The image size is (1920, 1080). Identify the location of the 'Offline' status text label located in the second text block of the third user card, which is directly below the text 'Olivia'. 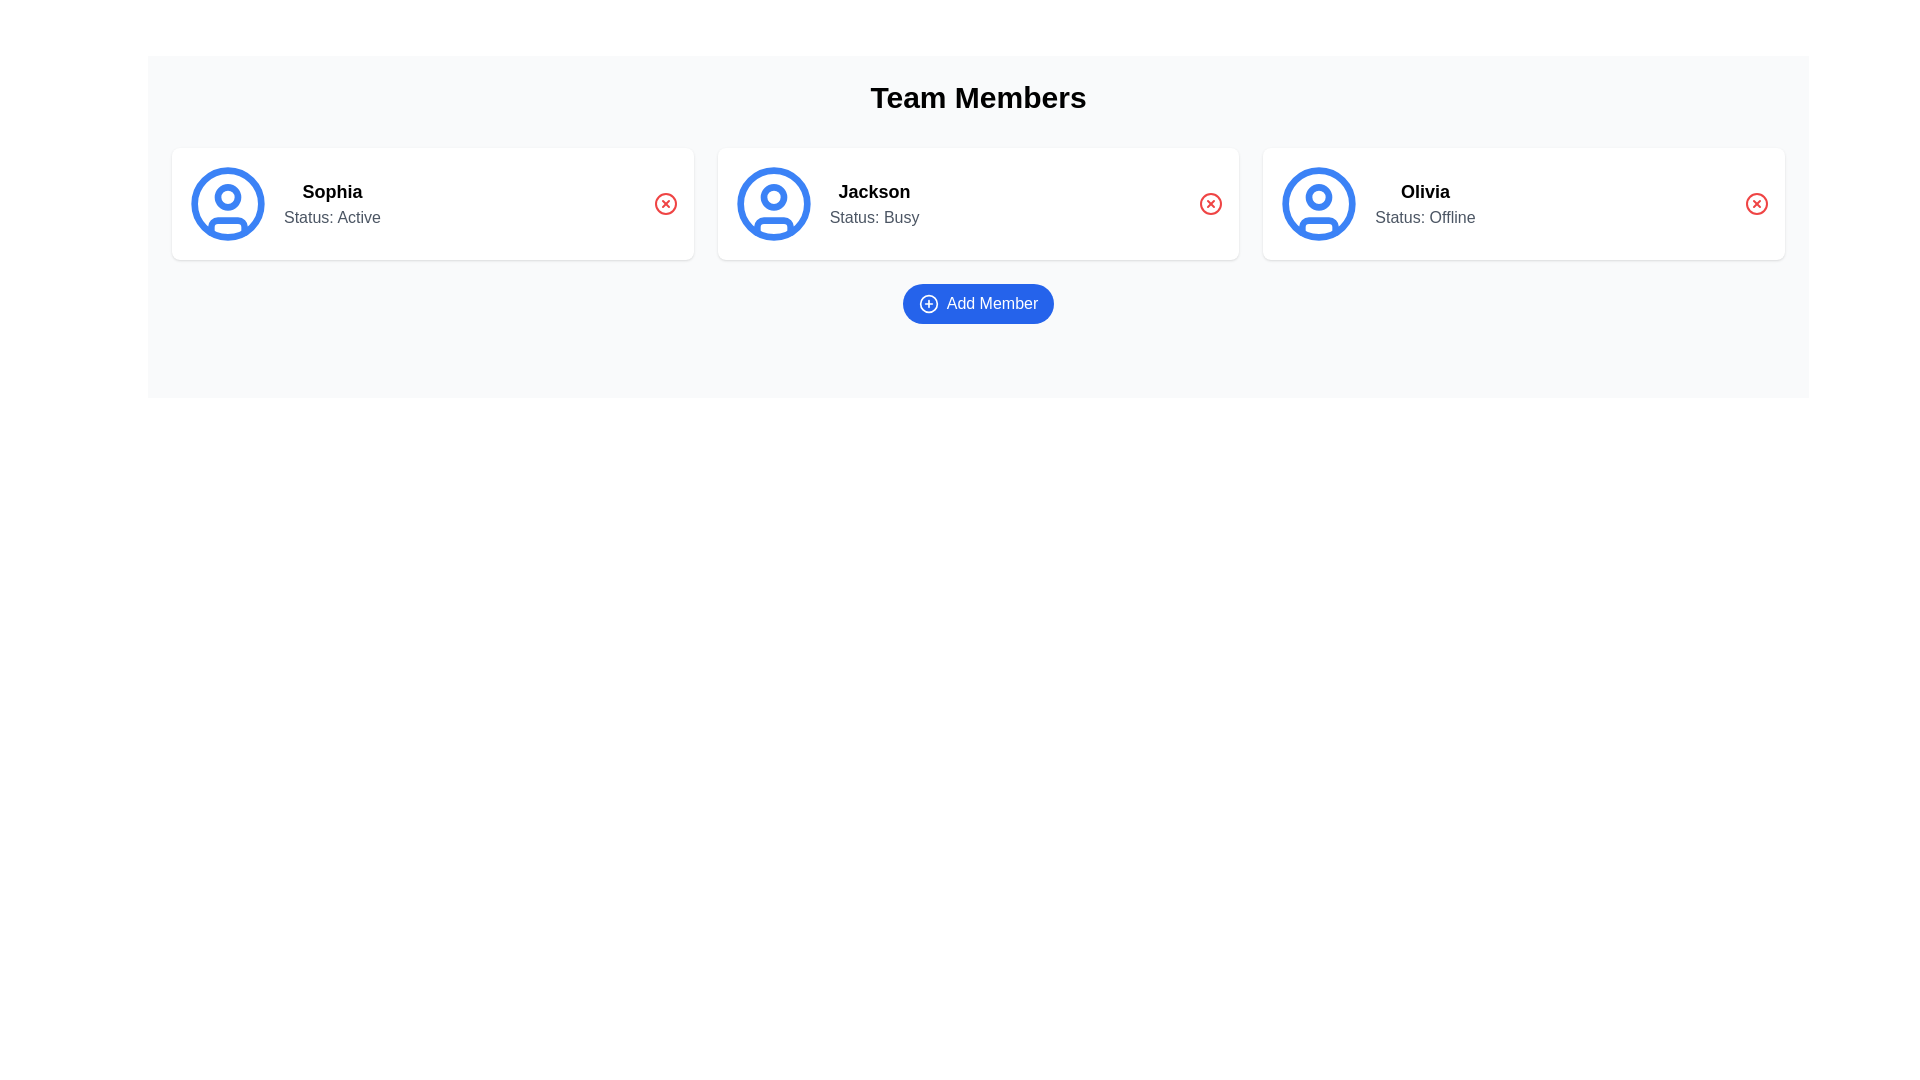
(1424, 218).